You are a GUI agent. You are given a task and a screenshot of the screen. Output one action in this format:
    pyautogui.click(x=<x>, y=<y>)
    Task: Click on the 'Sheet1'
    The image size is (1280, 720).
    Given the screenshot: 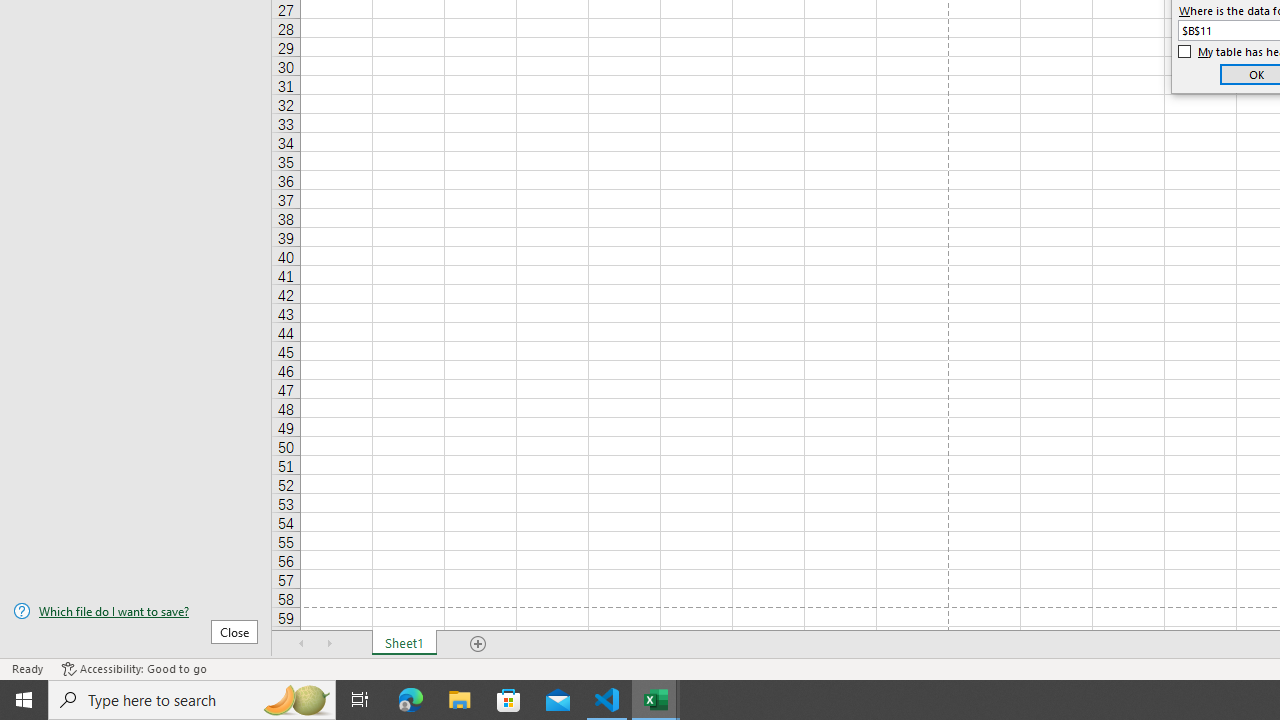 What is the action you would take?
    pyautogui.click(x=403, y=644)
    